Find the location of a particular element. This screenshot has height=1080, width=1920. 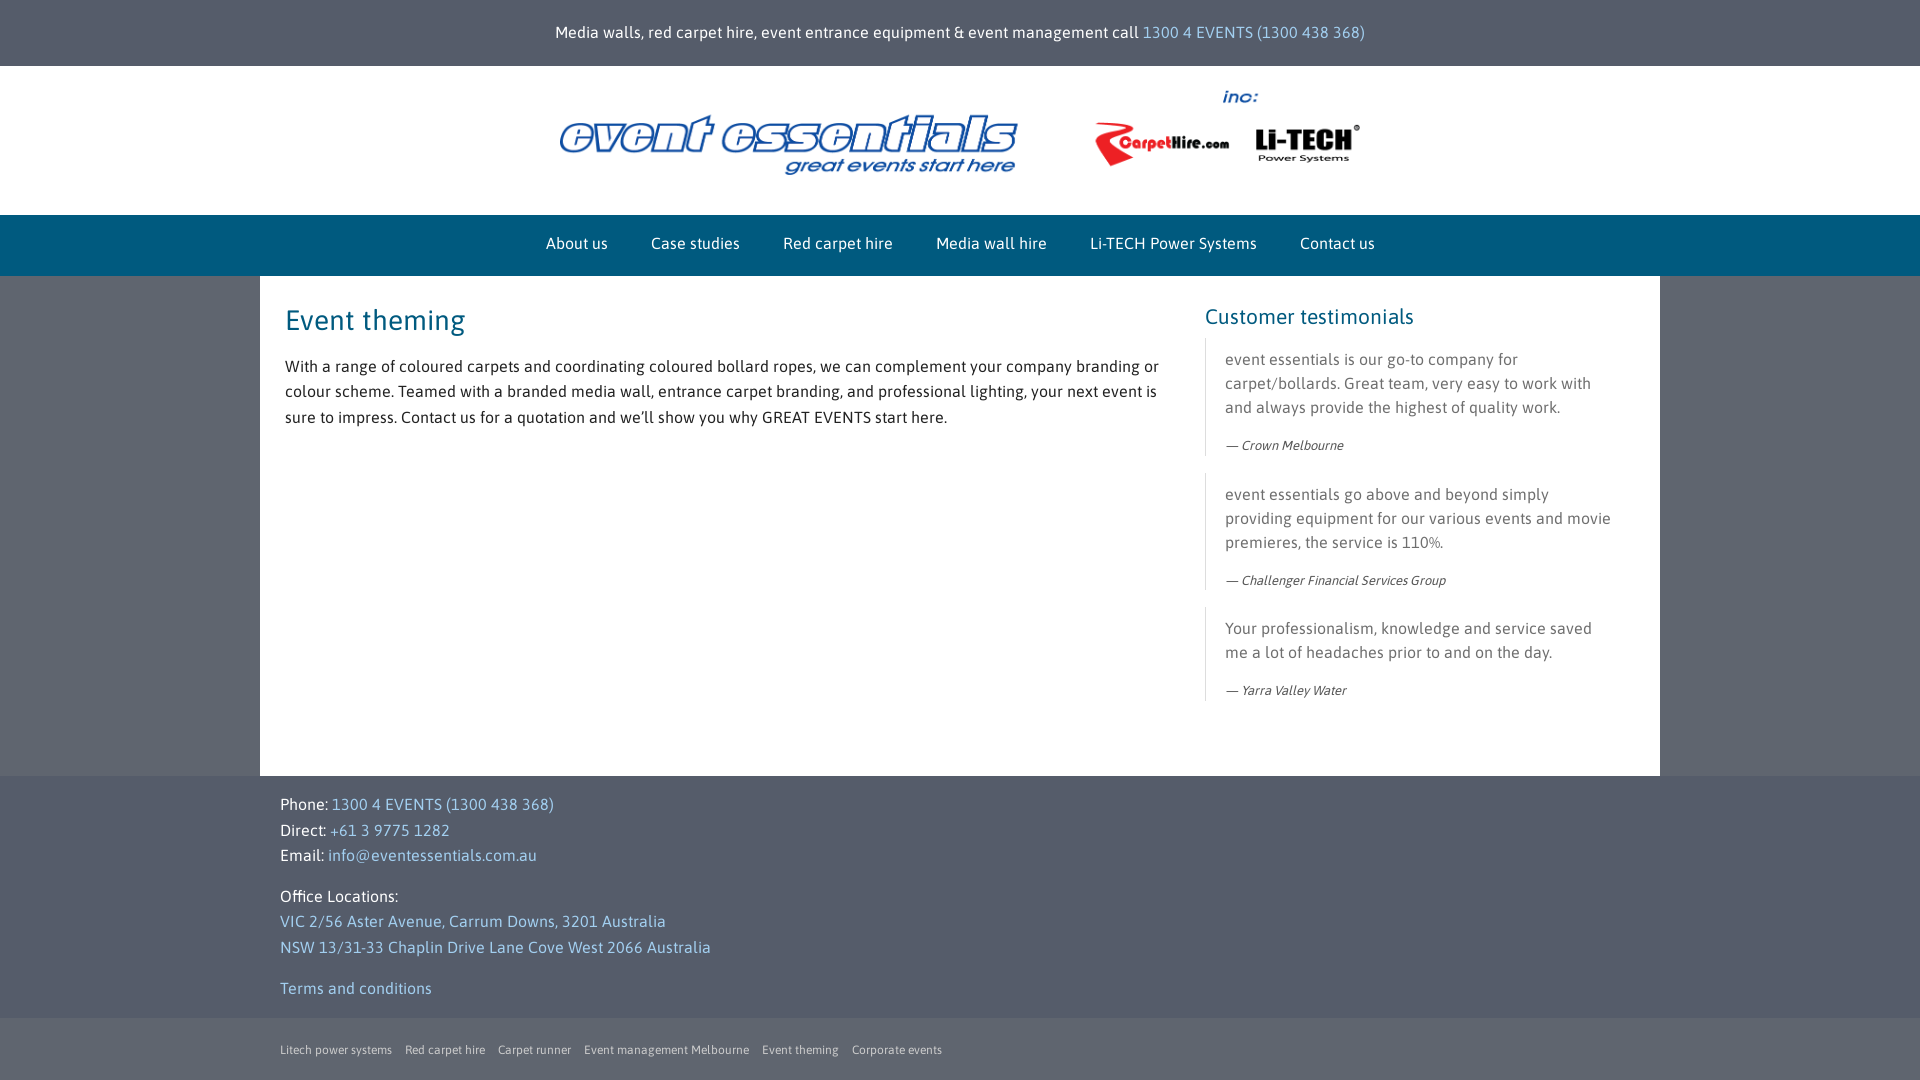

'About us' is located at coordinates (575, 242).